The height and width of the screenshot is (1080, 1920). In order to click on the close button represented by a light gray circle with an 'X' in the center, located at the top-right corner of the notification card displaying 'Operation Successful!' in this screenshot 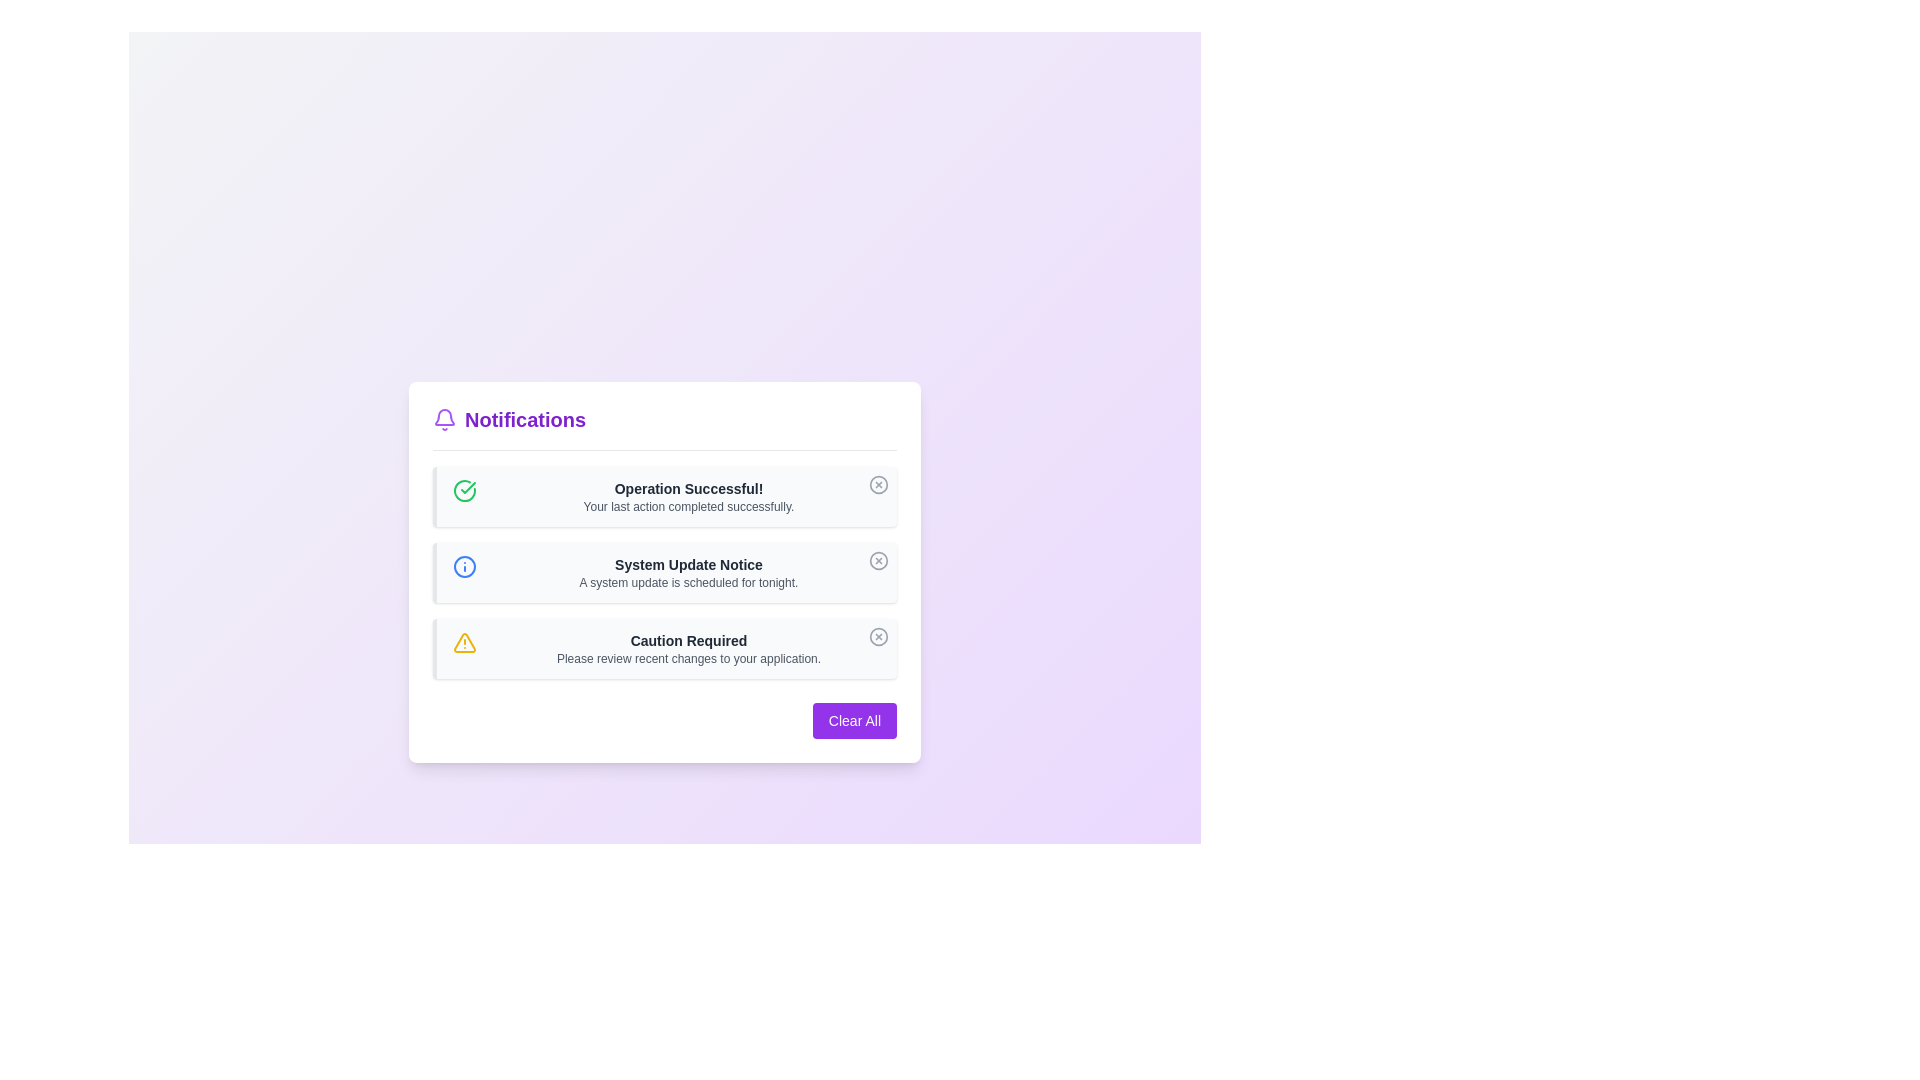, I will do `click(878, 484)`.